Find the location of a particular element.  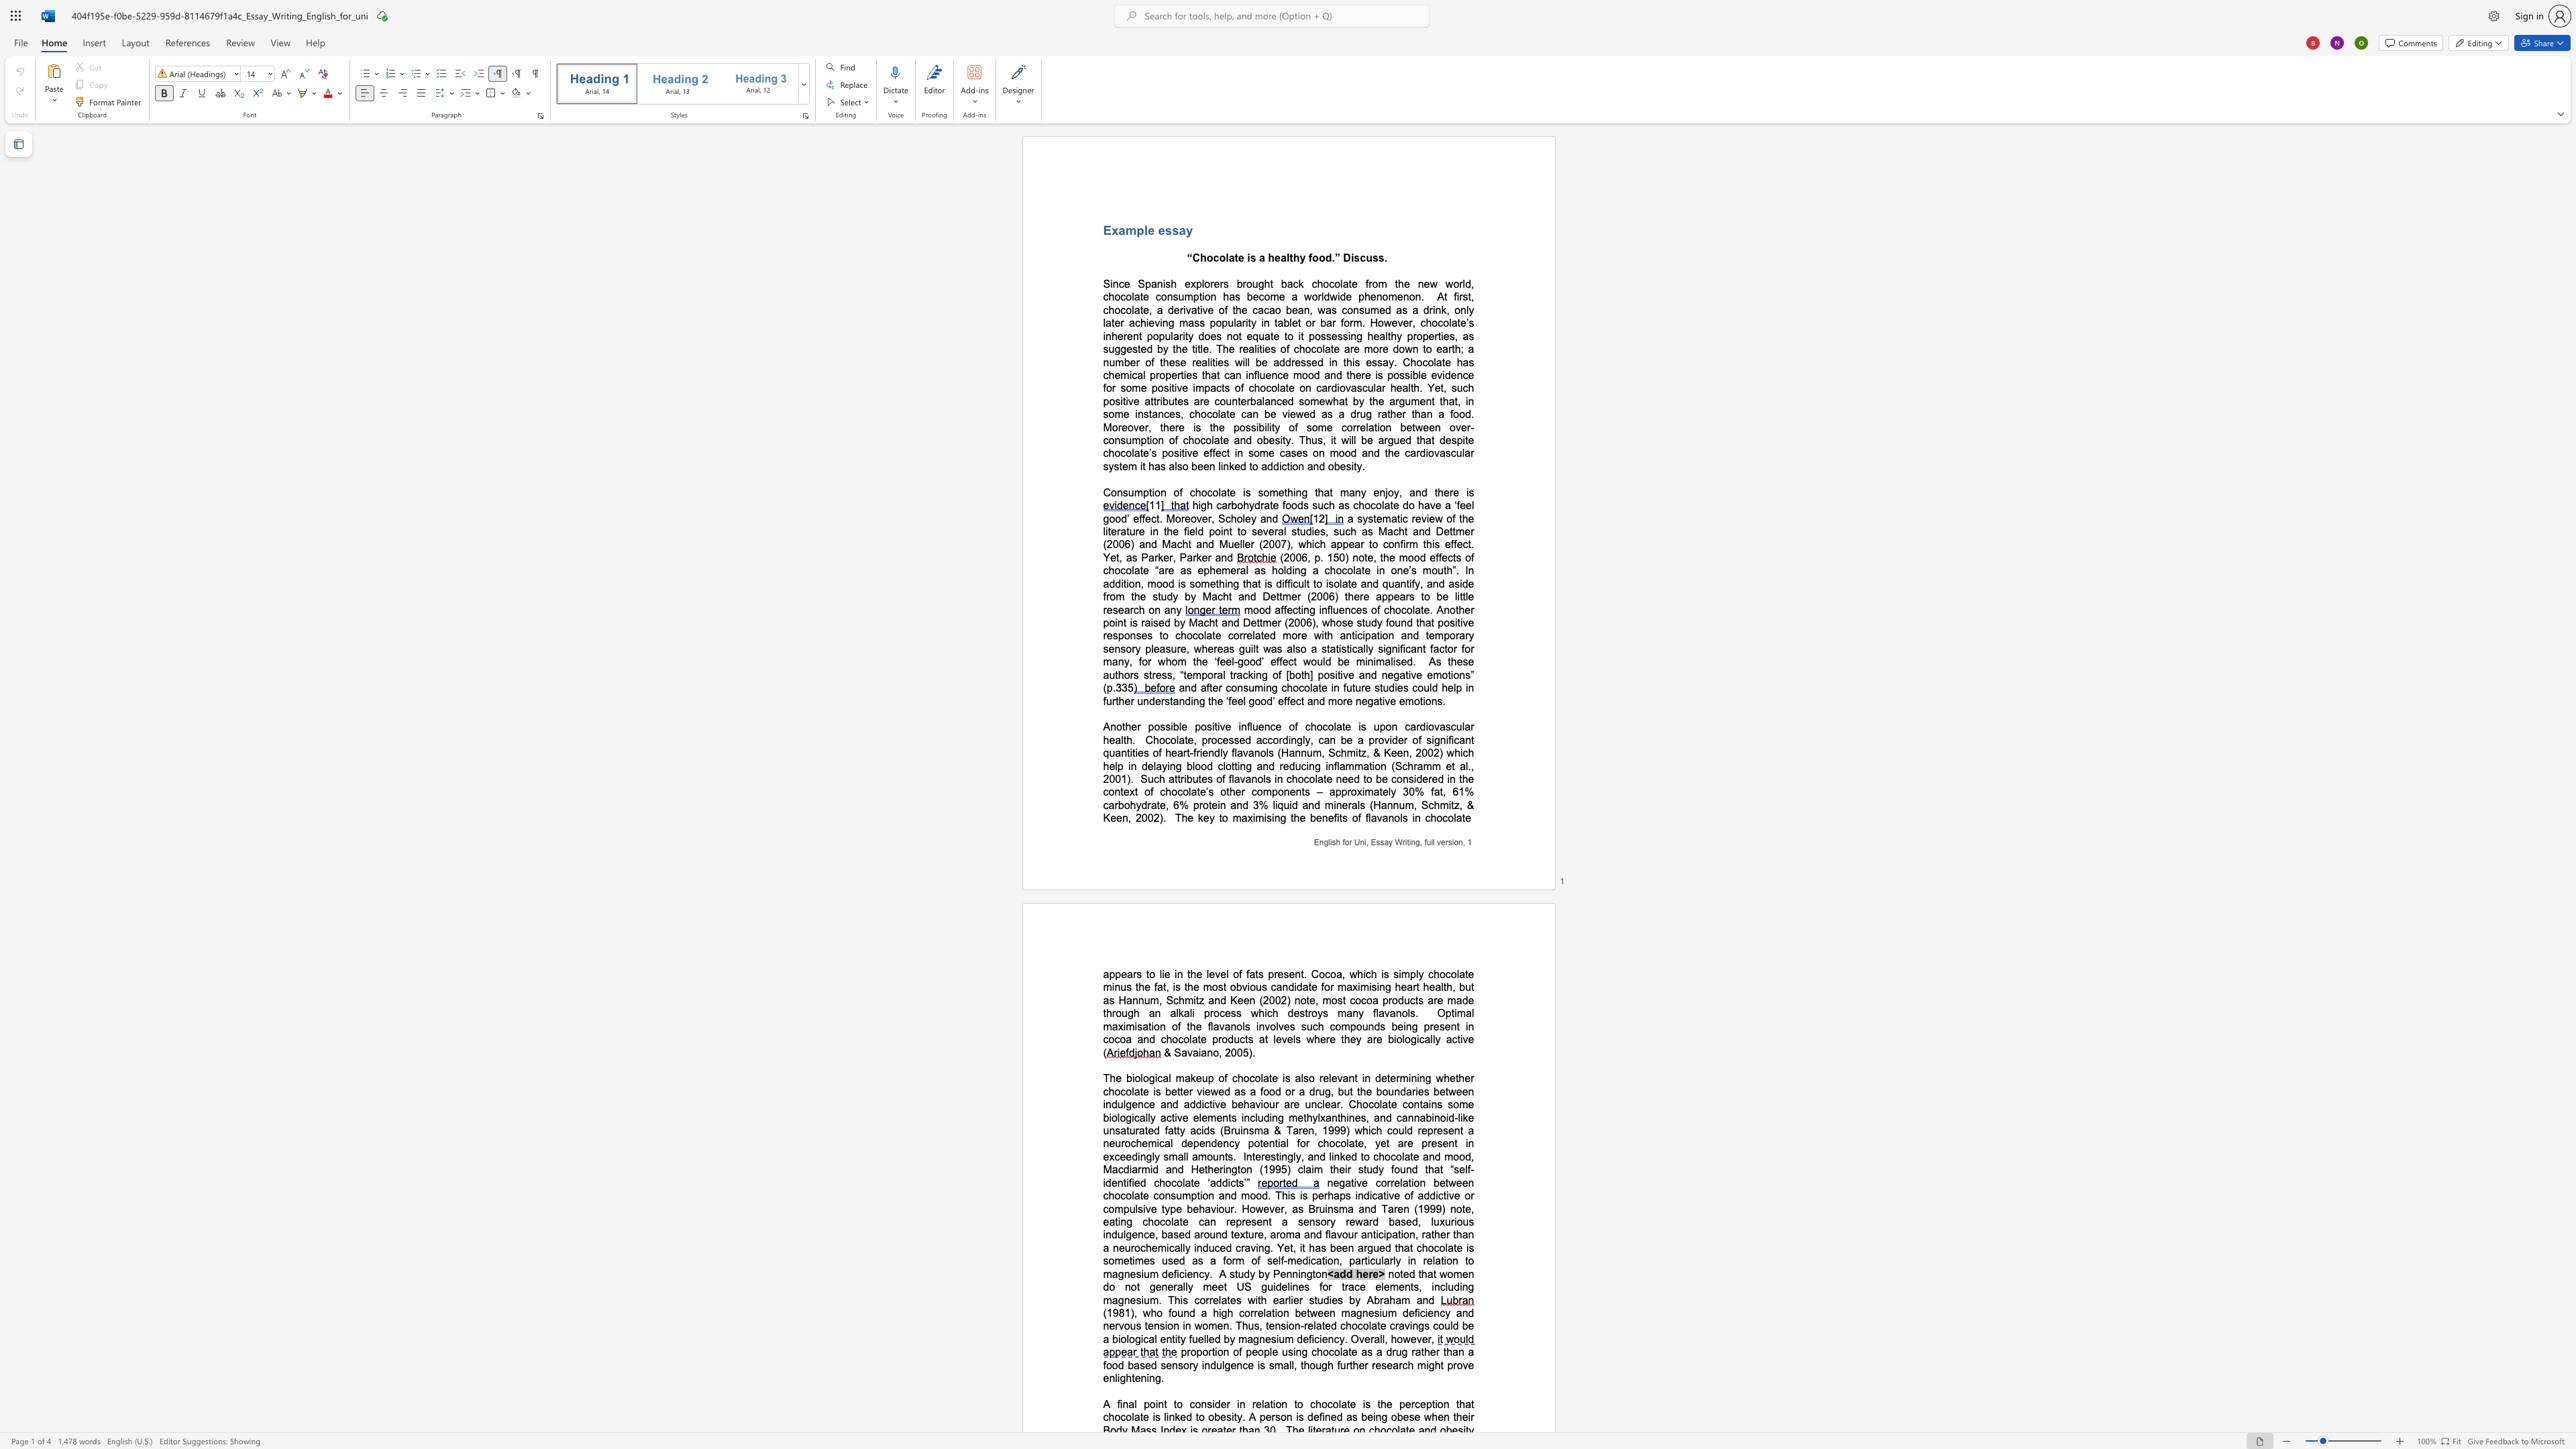

the subset text "colate can" within the text "of addictive or compulsive type behaviour. However, as Bruinsma and Taren (1999) note, eating chocolate can" is located at coordinates (1159, 1222).